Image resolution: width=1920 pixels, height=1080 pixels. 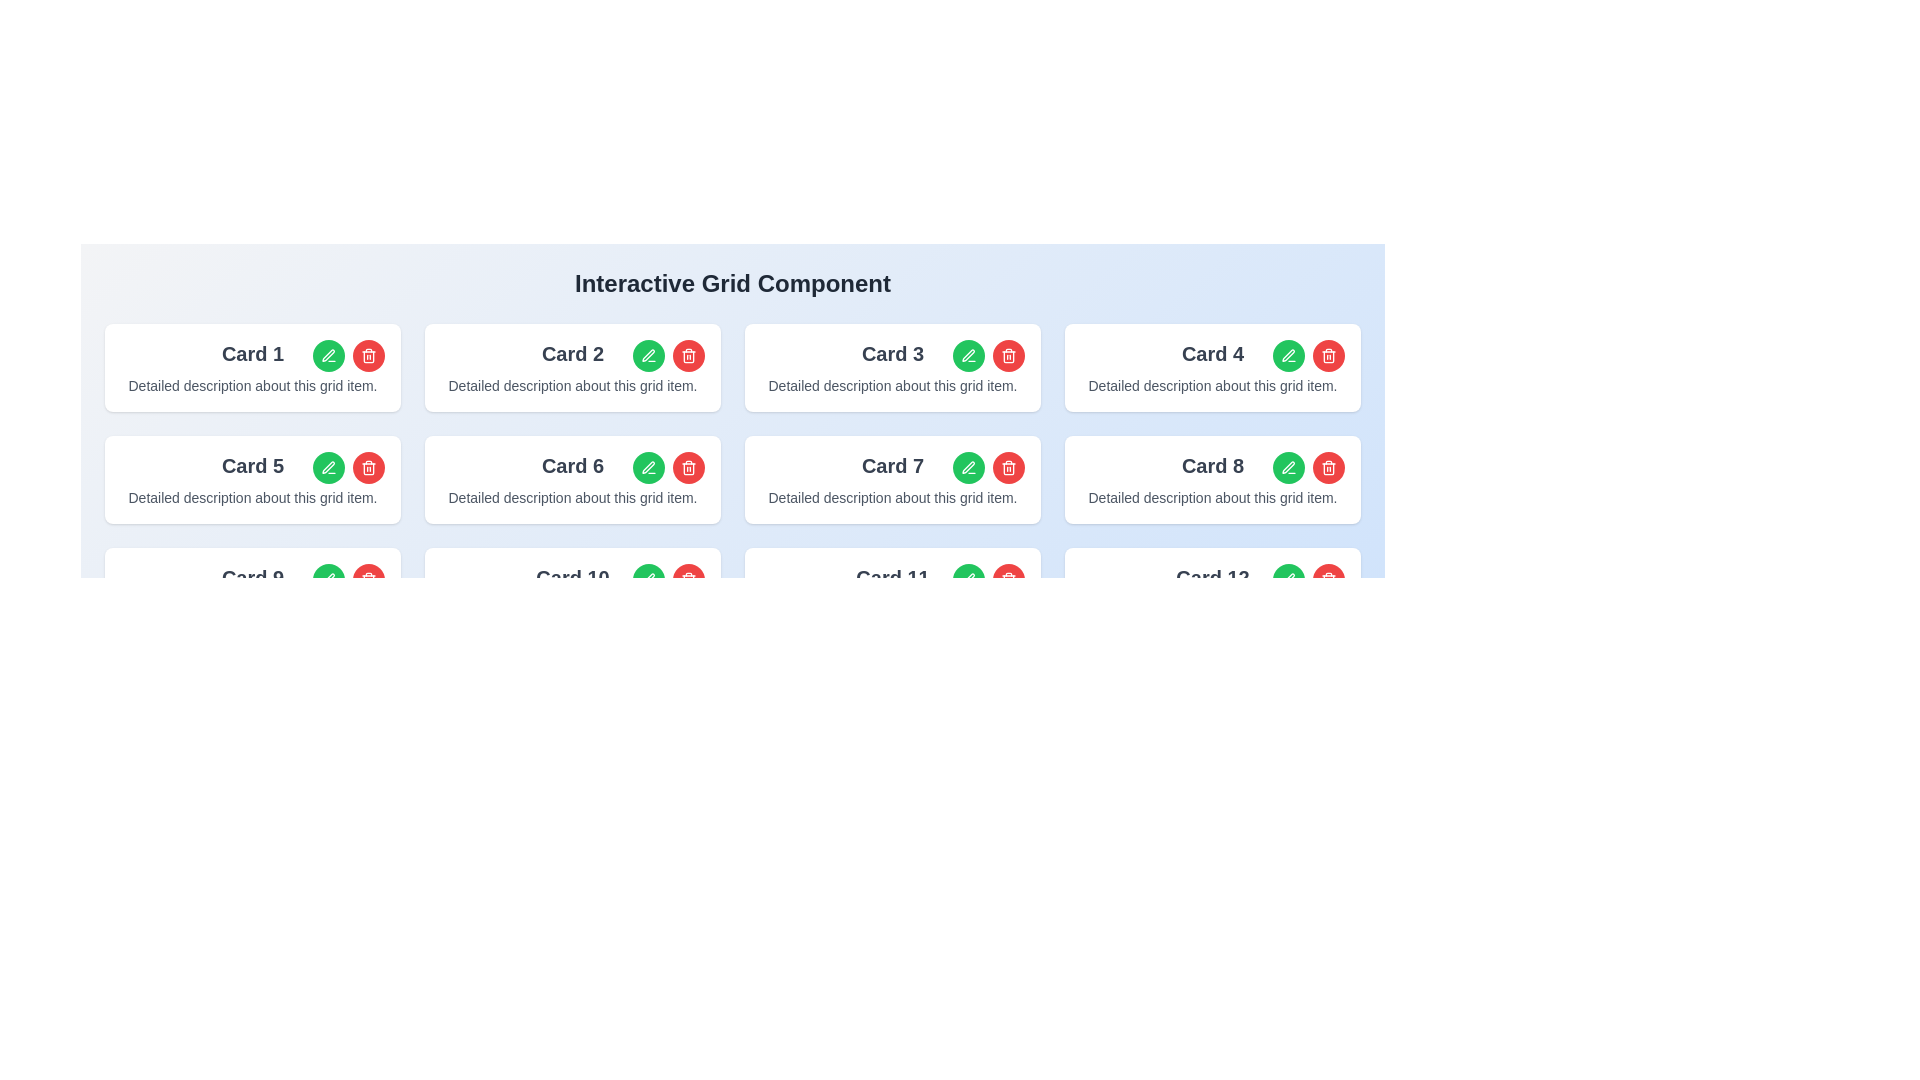 What do you see at coordinates (1008, 356) in the screenshot?
I see `the trashcan icon component located to the right of 'Card 7' in the grid layout, positioned centrally within the grid card` at bounding box center [1008, 356].